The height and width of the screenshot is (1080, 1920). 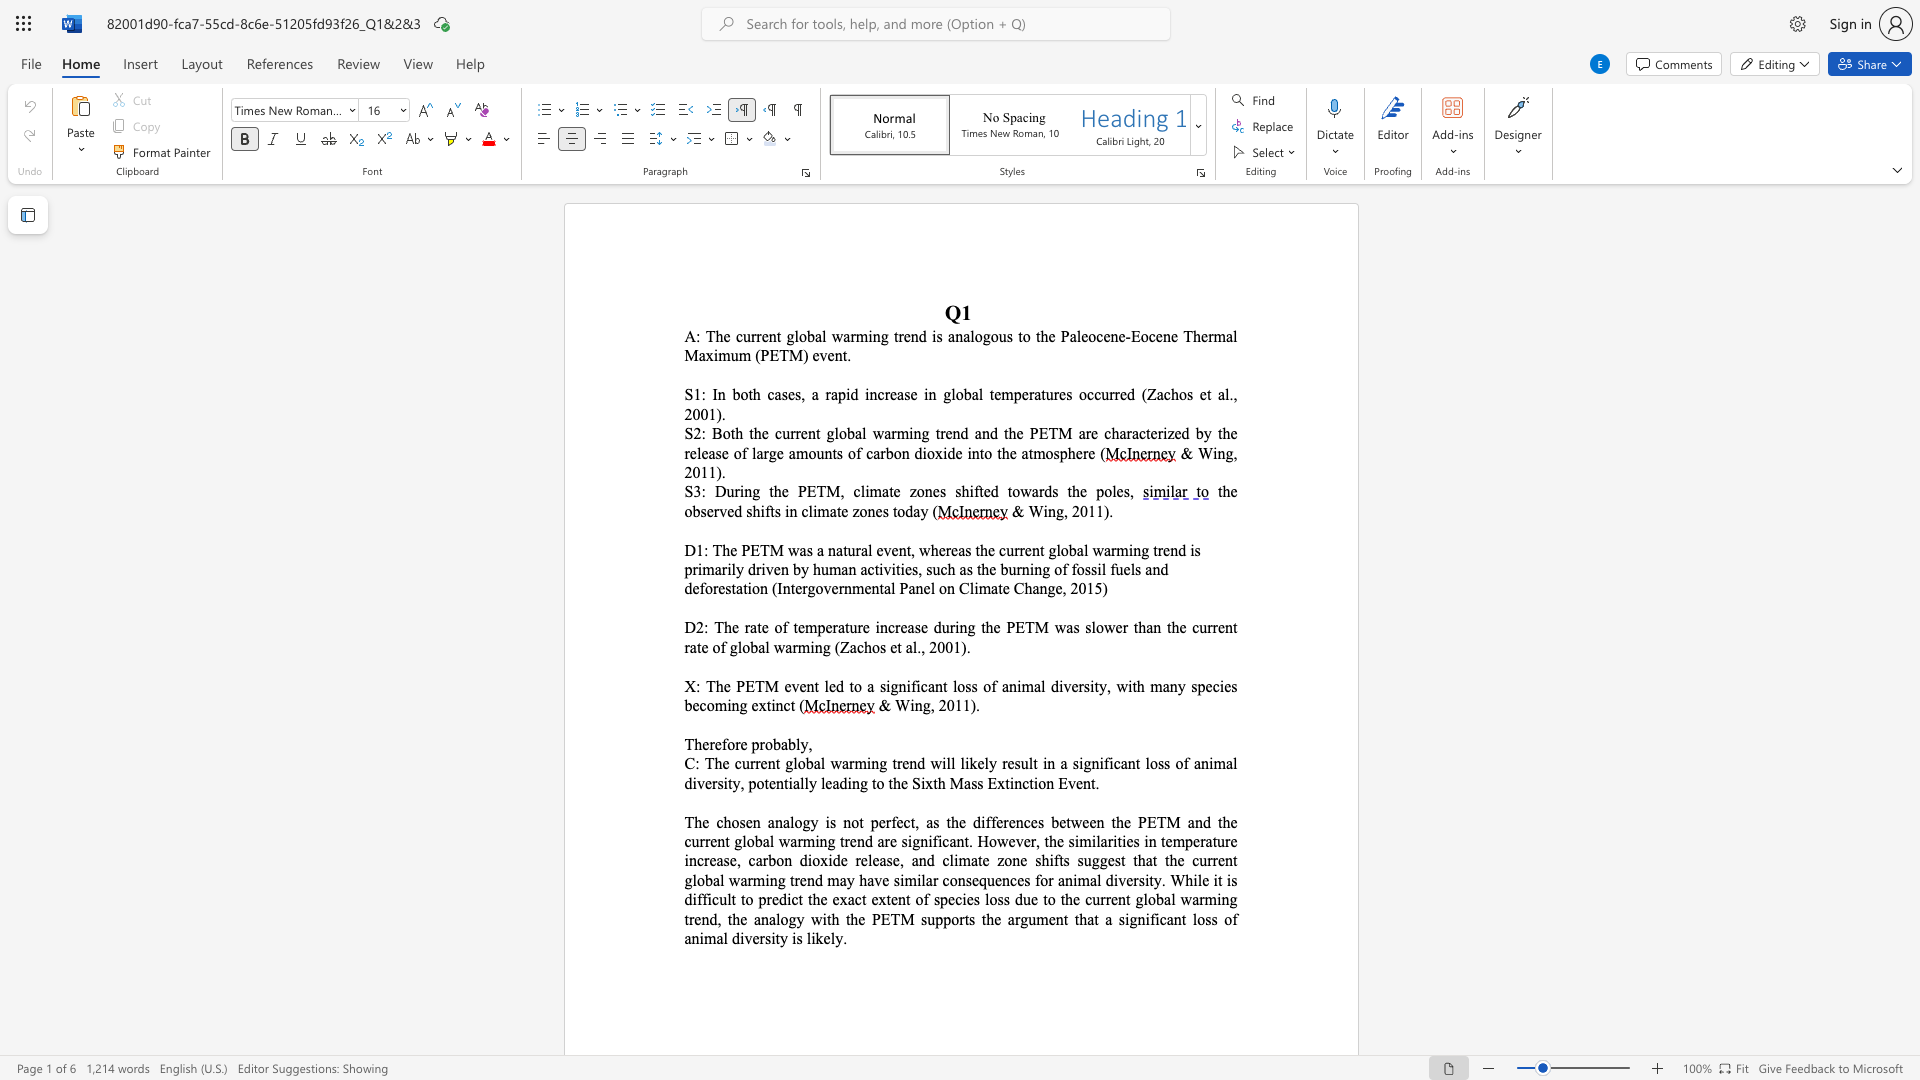 I want to click on the subset text "s," within the text "S3: During the PETM, climate zones shifted towards the poles,", so click(x=1123, y=491).